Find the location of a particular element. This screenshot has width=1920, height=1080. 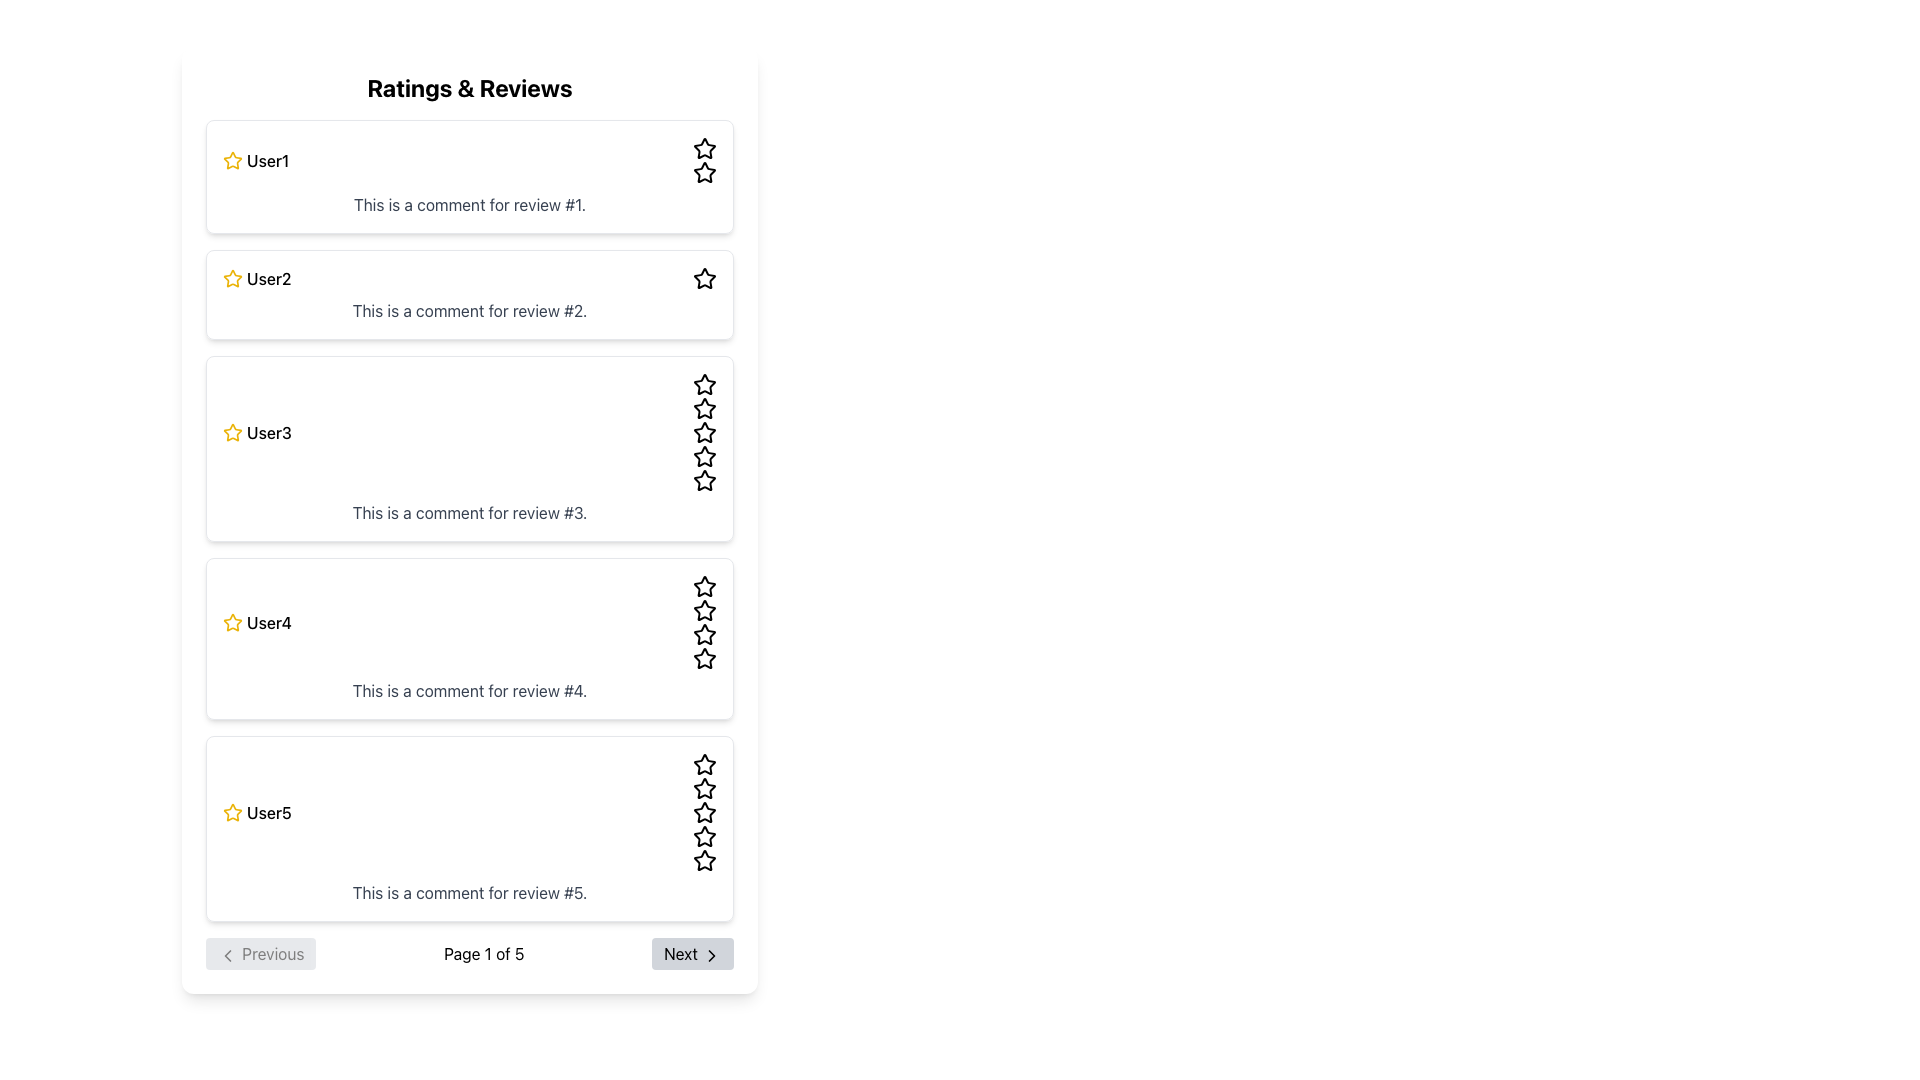

text stating 'This is a comment for review #3.' which is located below 'User3' in the third review card is located at coordinates (469, 512).